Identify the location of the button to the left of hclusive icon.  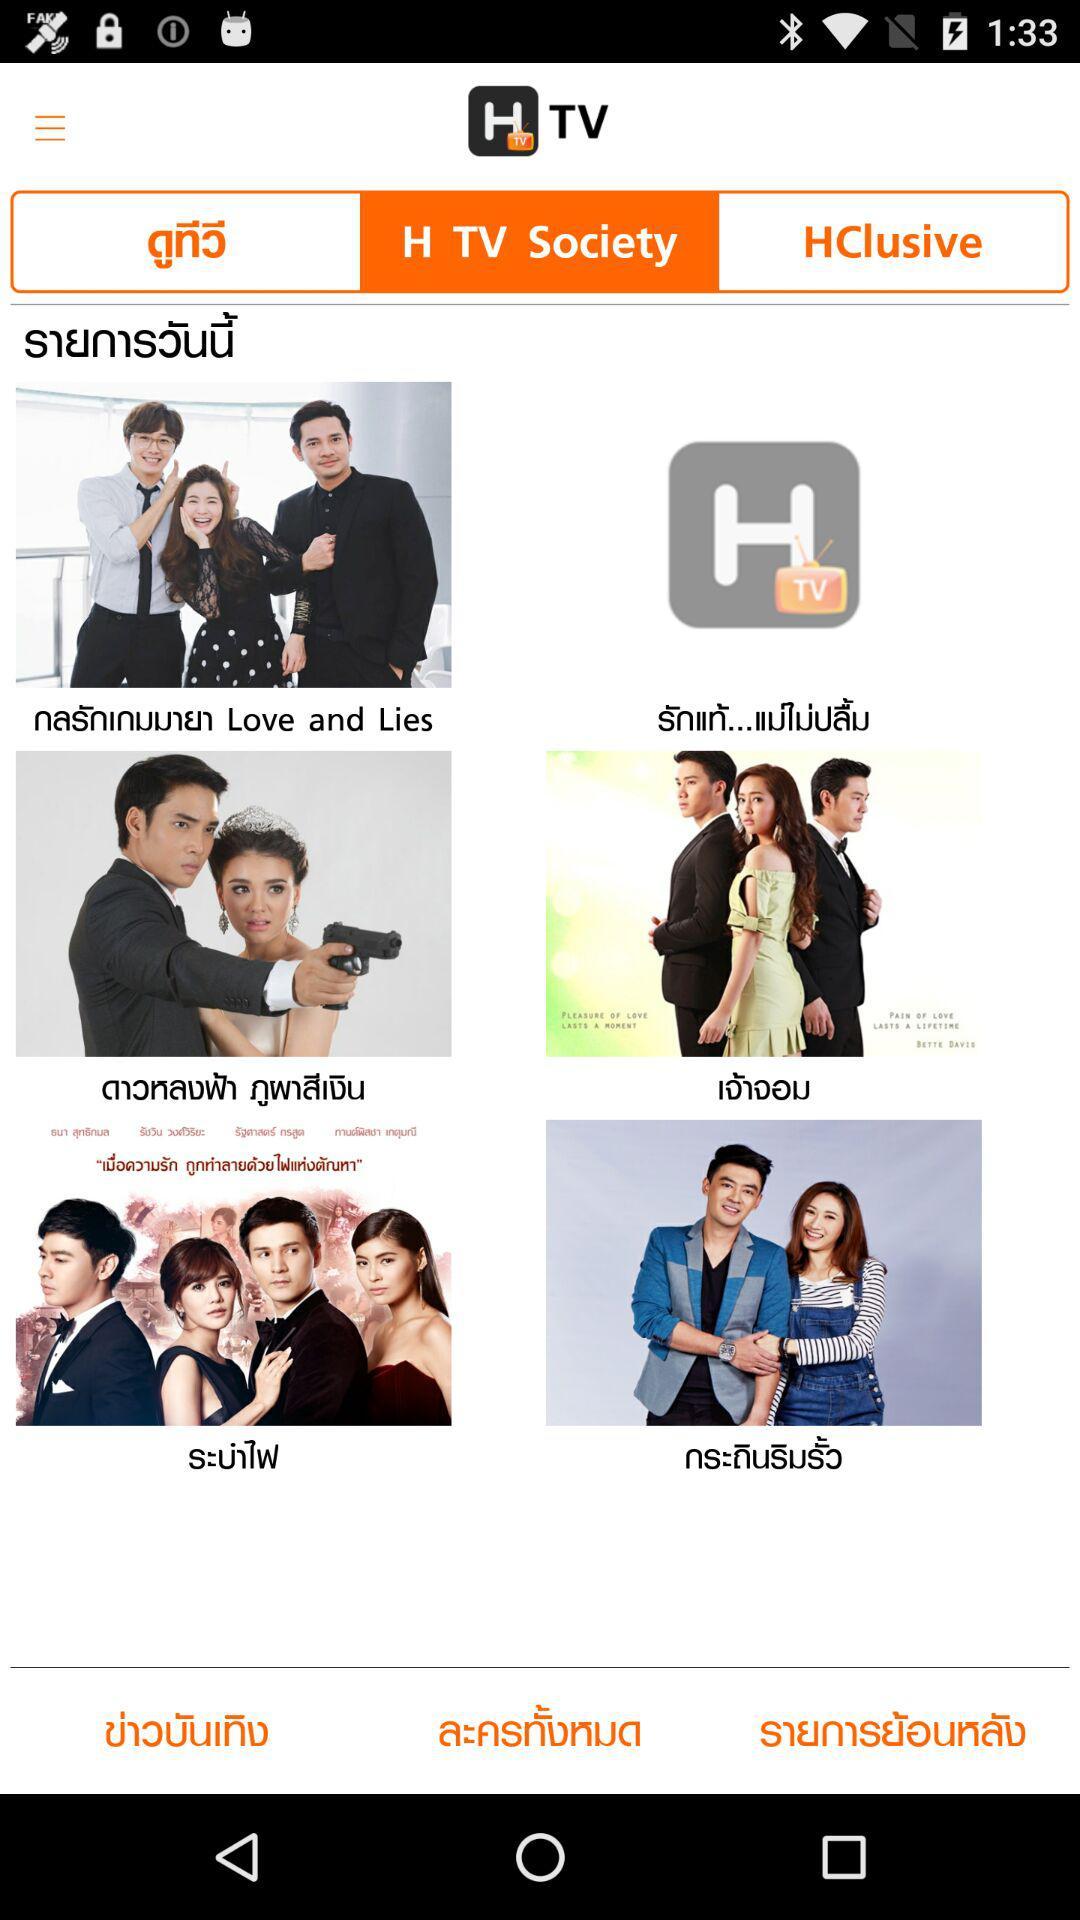
(538, 240).